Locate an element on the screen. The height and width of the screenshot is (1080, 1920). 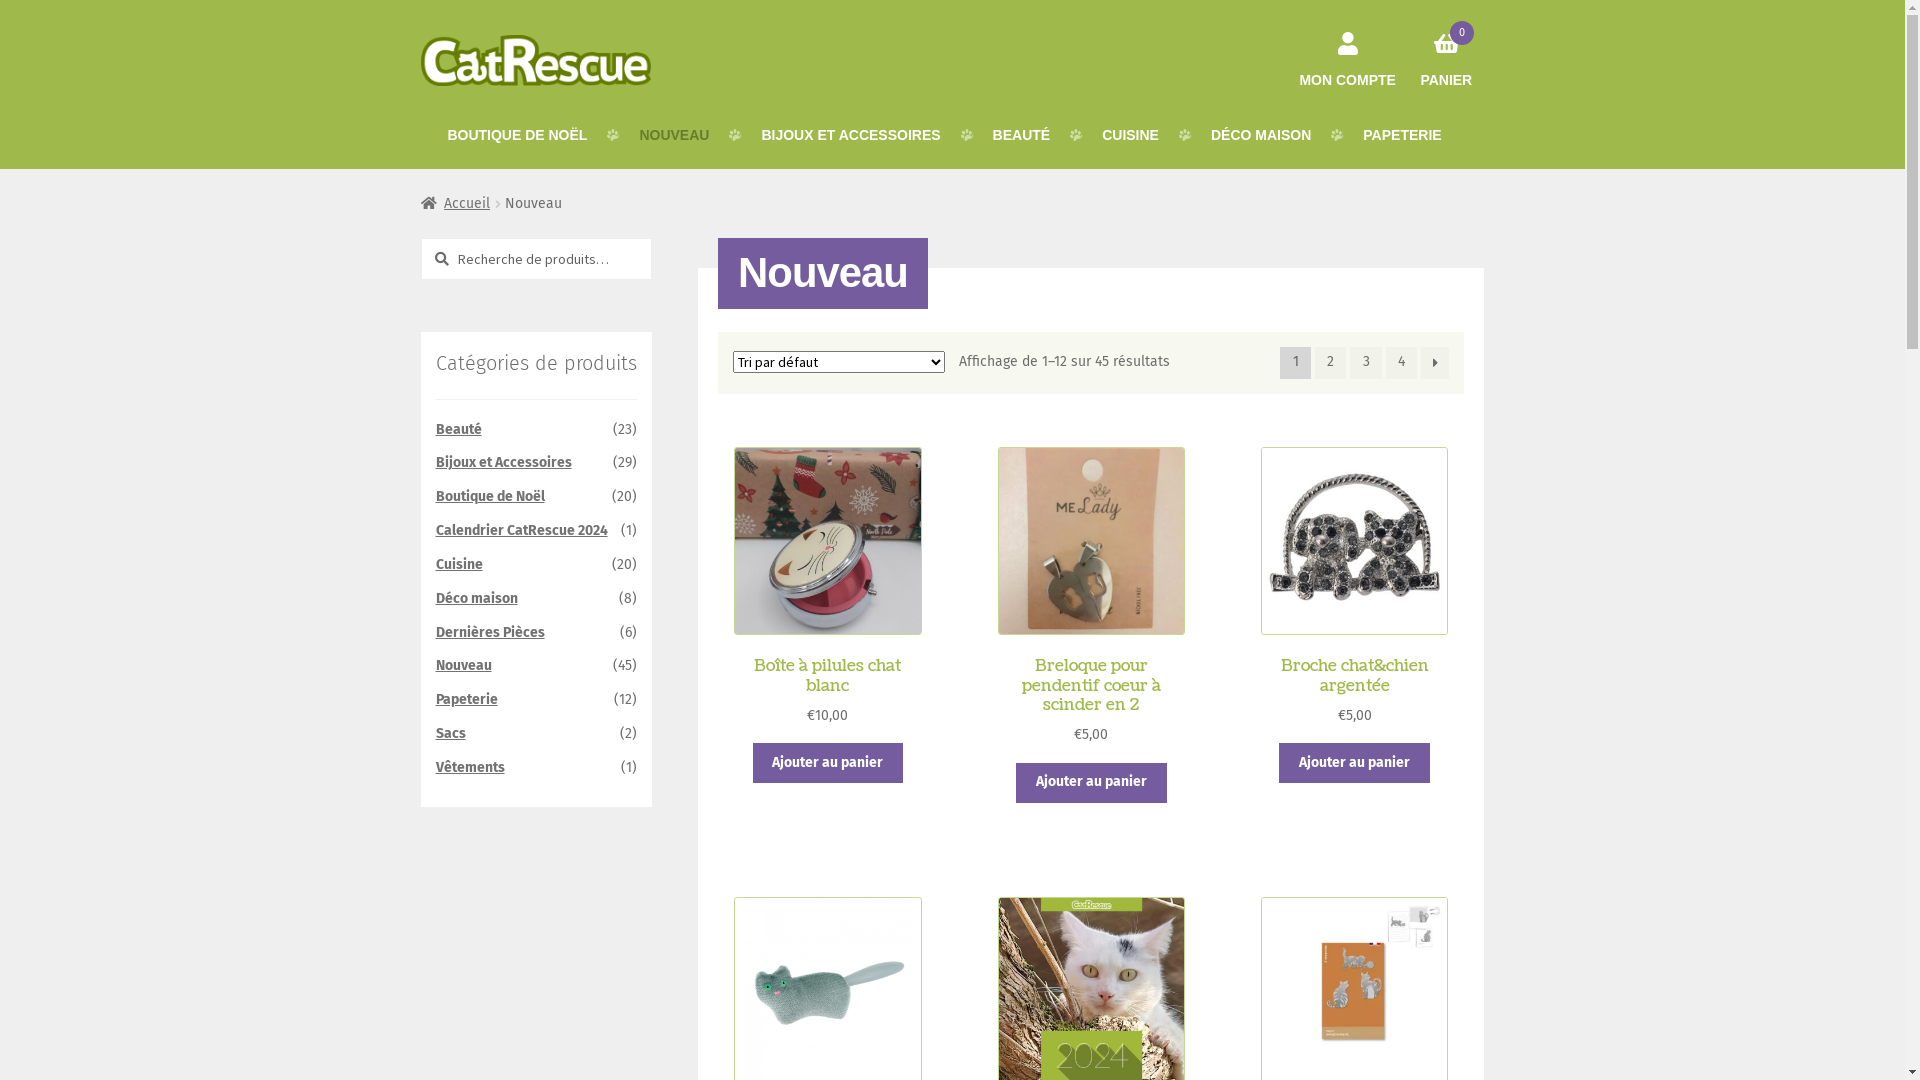
'Ajouter au panier' is located at coordinates (828, 763).